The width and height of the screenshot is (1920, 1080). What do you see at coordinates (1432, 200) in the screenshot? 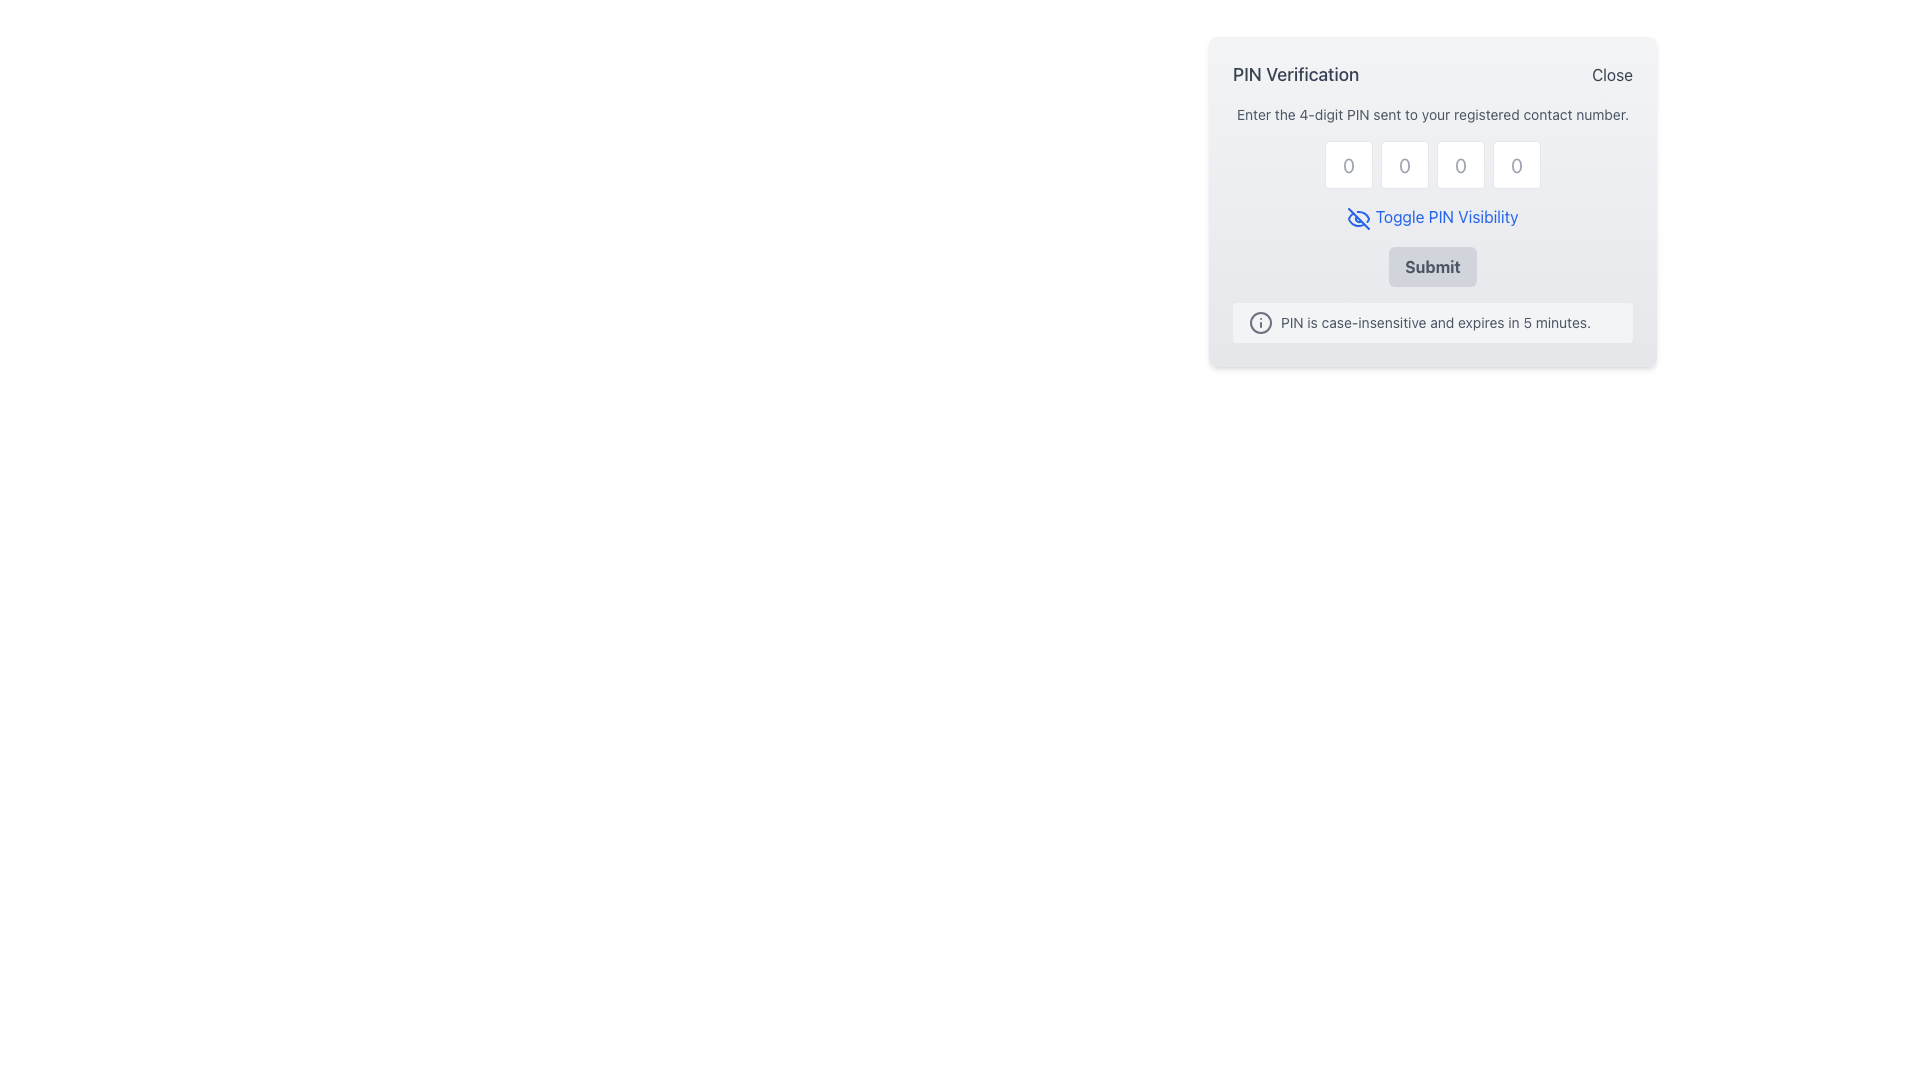
I see `the modal dialog box titled 'PIN Verification' which has a gray-to-white gradient background and rounded corners` at bounding box center [1432, 200].